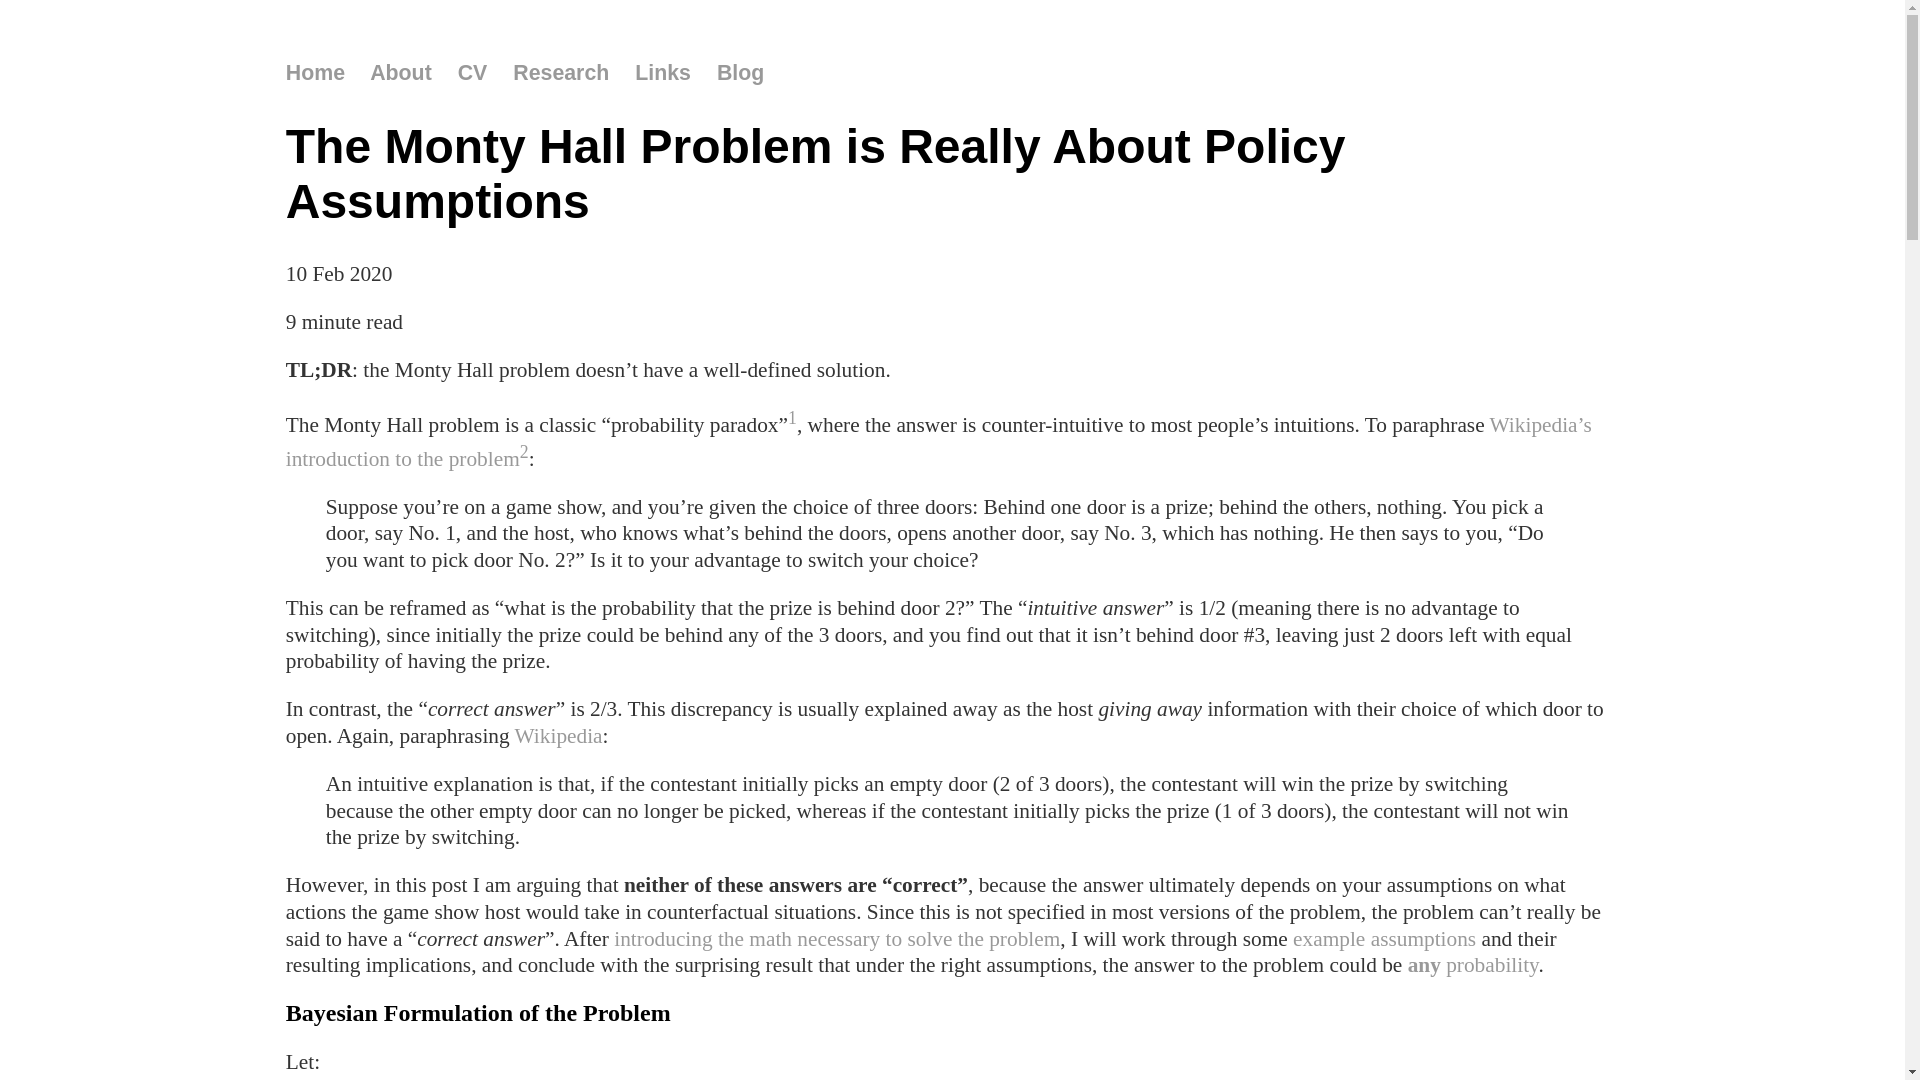  Describe the element at coordinates (716, 72) in the screenshot. I see `'Blog'` at that location.